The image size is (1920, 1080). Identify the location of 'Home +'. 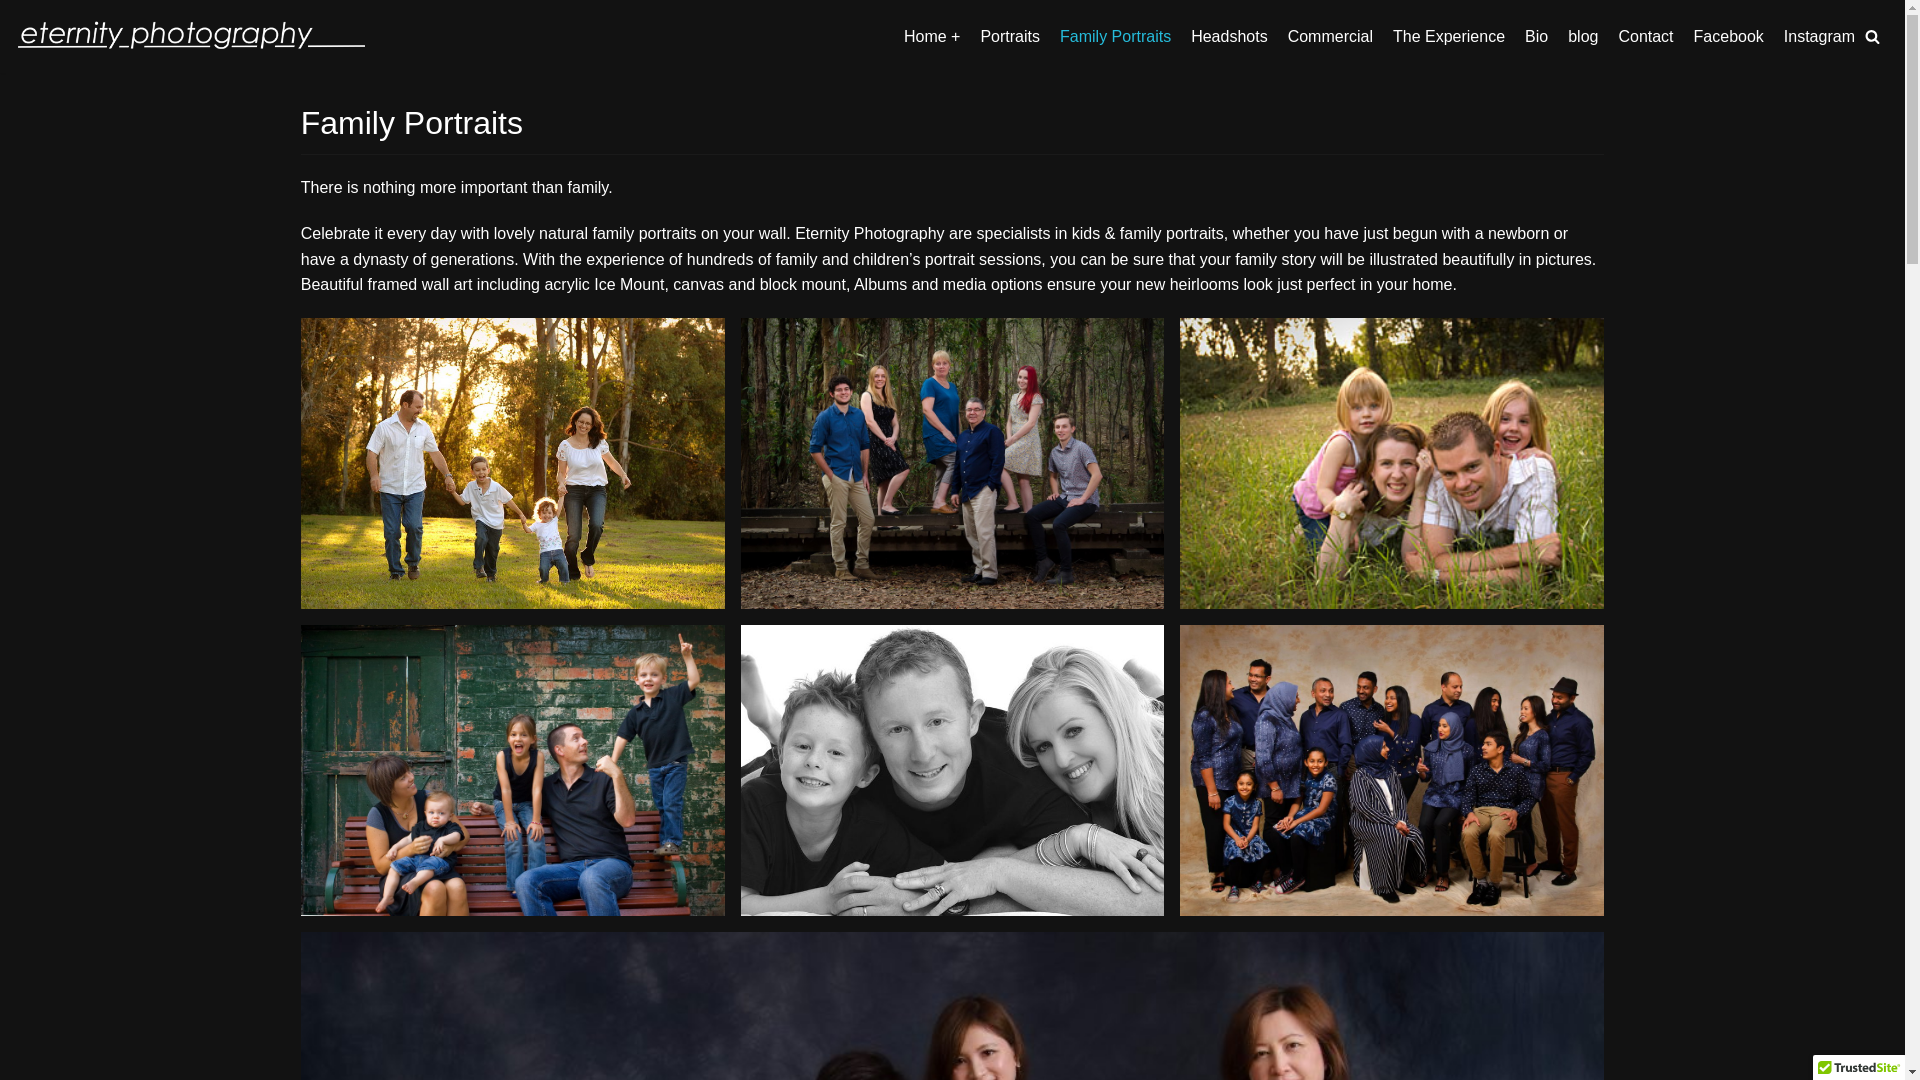
(930, 37).